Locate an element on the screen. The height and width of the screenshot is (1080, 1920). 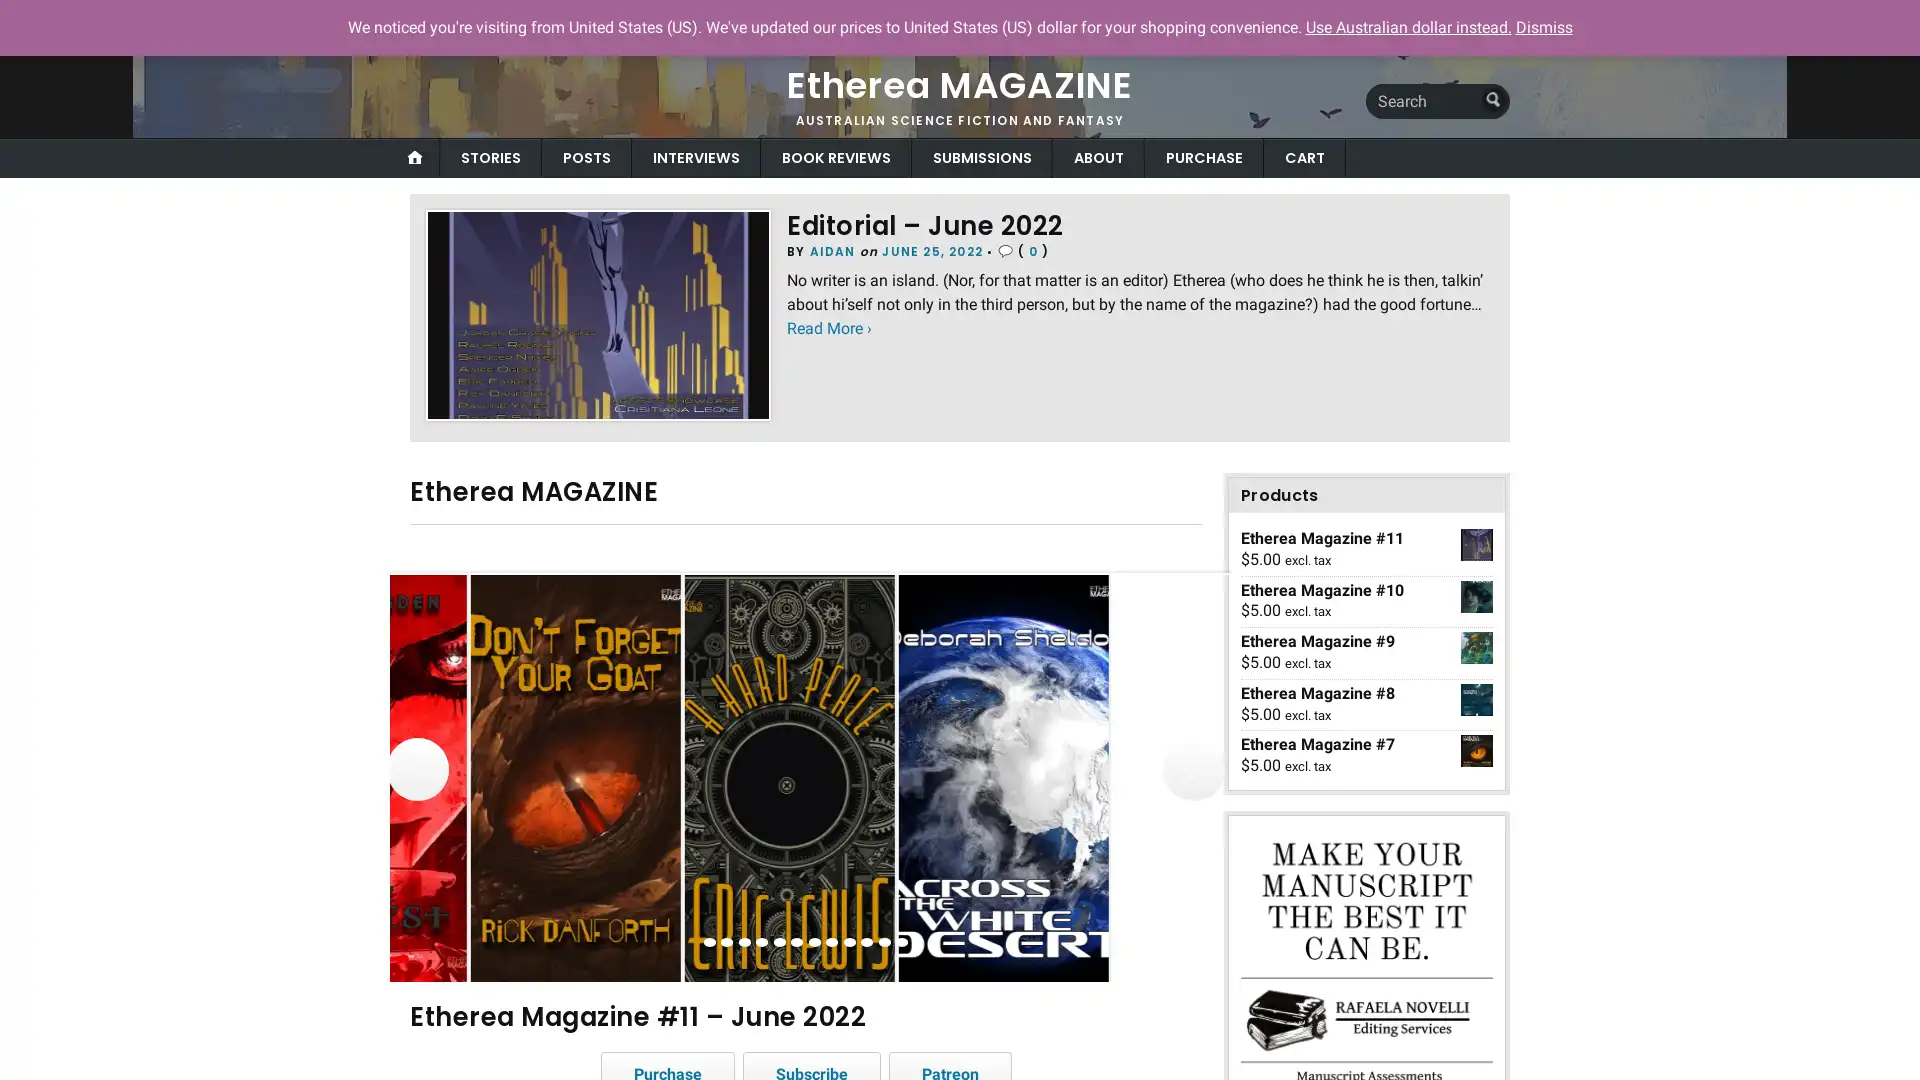
view image 2 of 12 in carousel is located at coordinates (725, 941).